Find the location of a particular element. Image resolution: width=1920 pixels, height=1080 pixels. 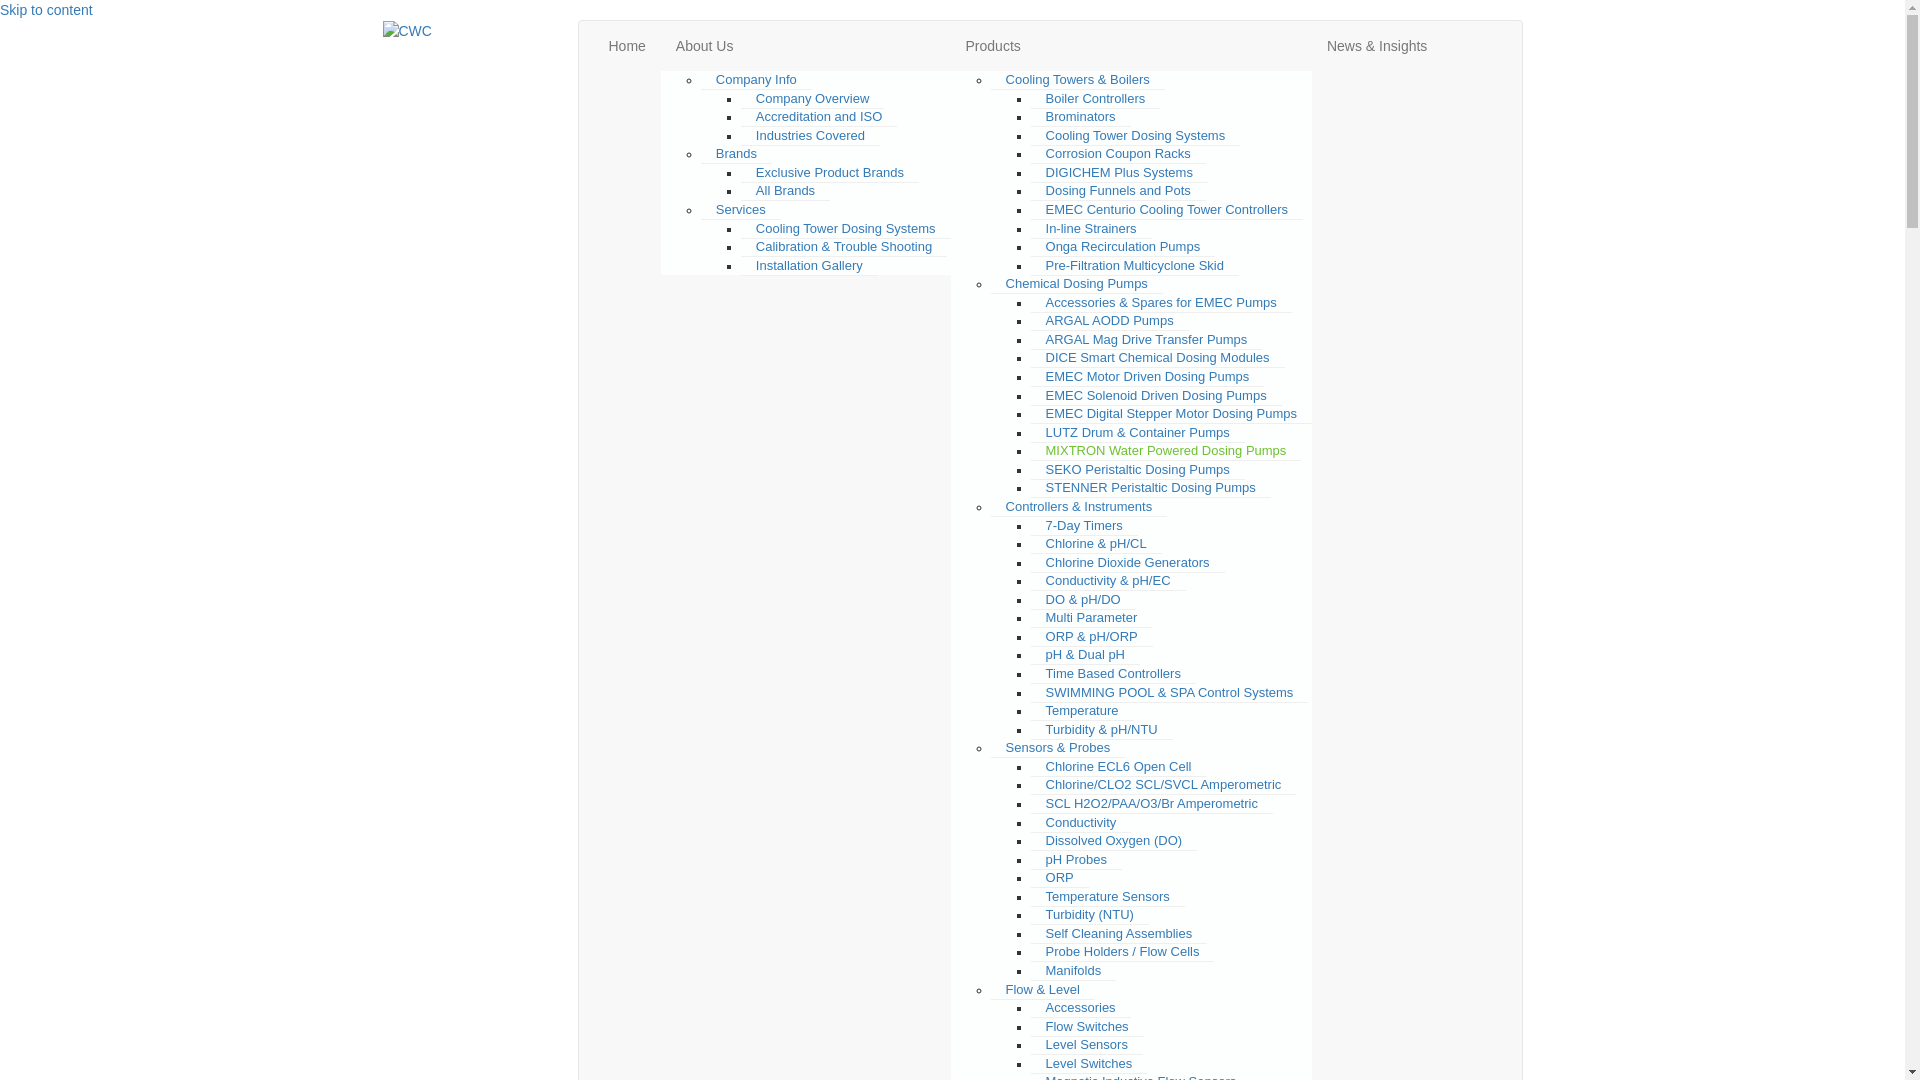

'Turbidity (NTU)' is located at coordinates (1088, 914).